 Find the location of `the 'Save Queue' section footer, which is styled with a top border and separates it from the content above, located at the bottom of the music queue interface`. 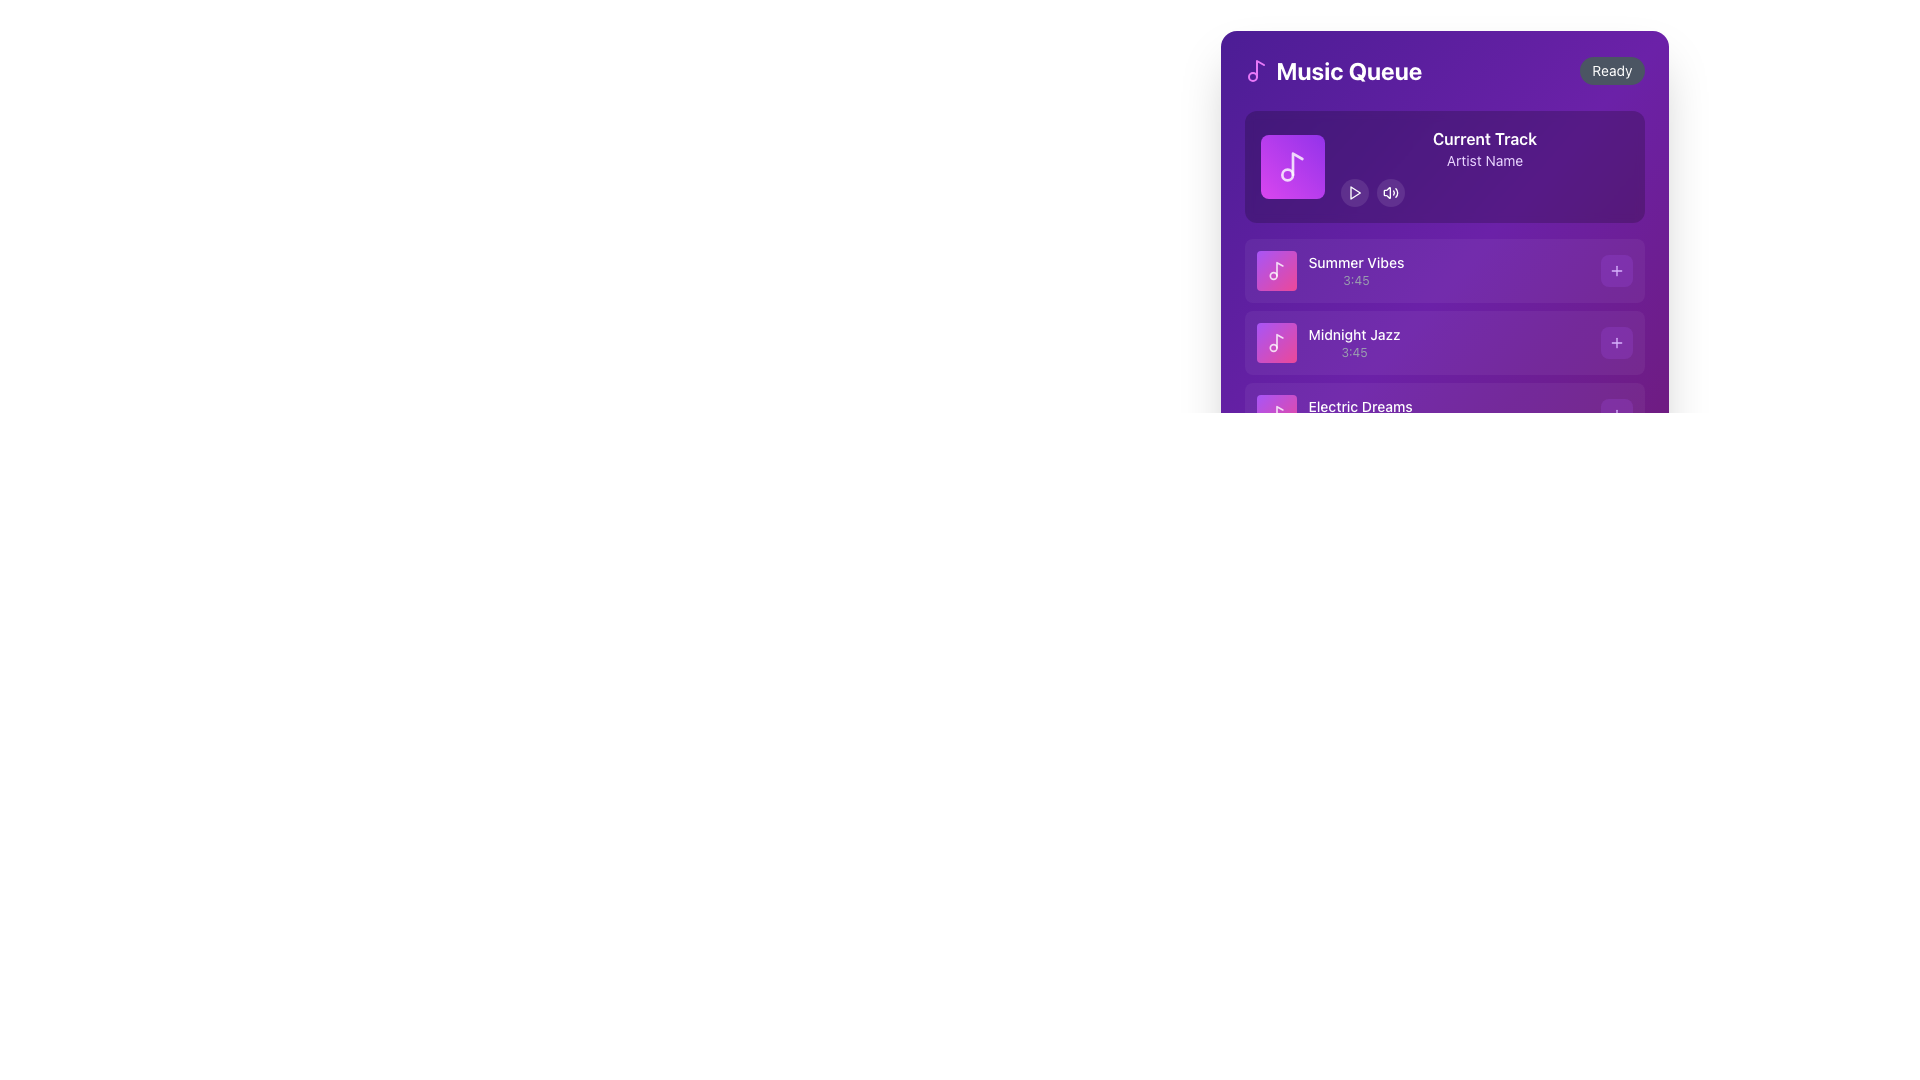

the 'Save Queue' section footer, which is styled with a top border and separates it from the content above, located at the bottom of the music queue interface is located at coordinates (1444, 489).